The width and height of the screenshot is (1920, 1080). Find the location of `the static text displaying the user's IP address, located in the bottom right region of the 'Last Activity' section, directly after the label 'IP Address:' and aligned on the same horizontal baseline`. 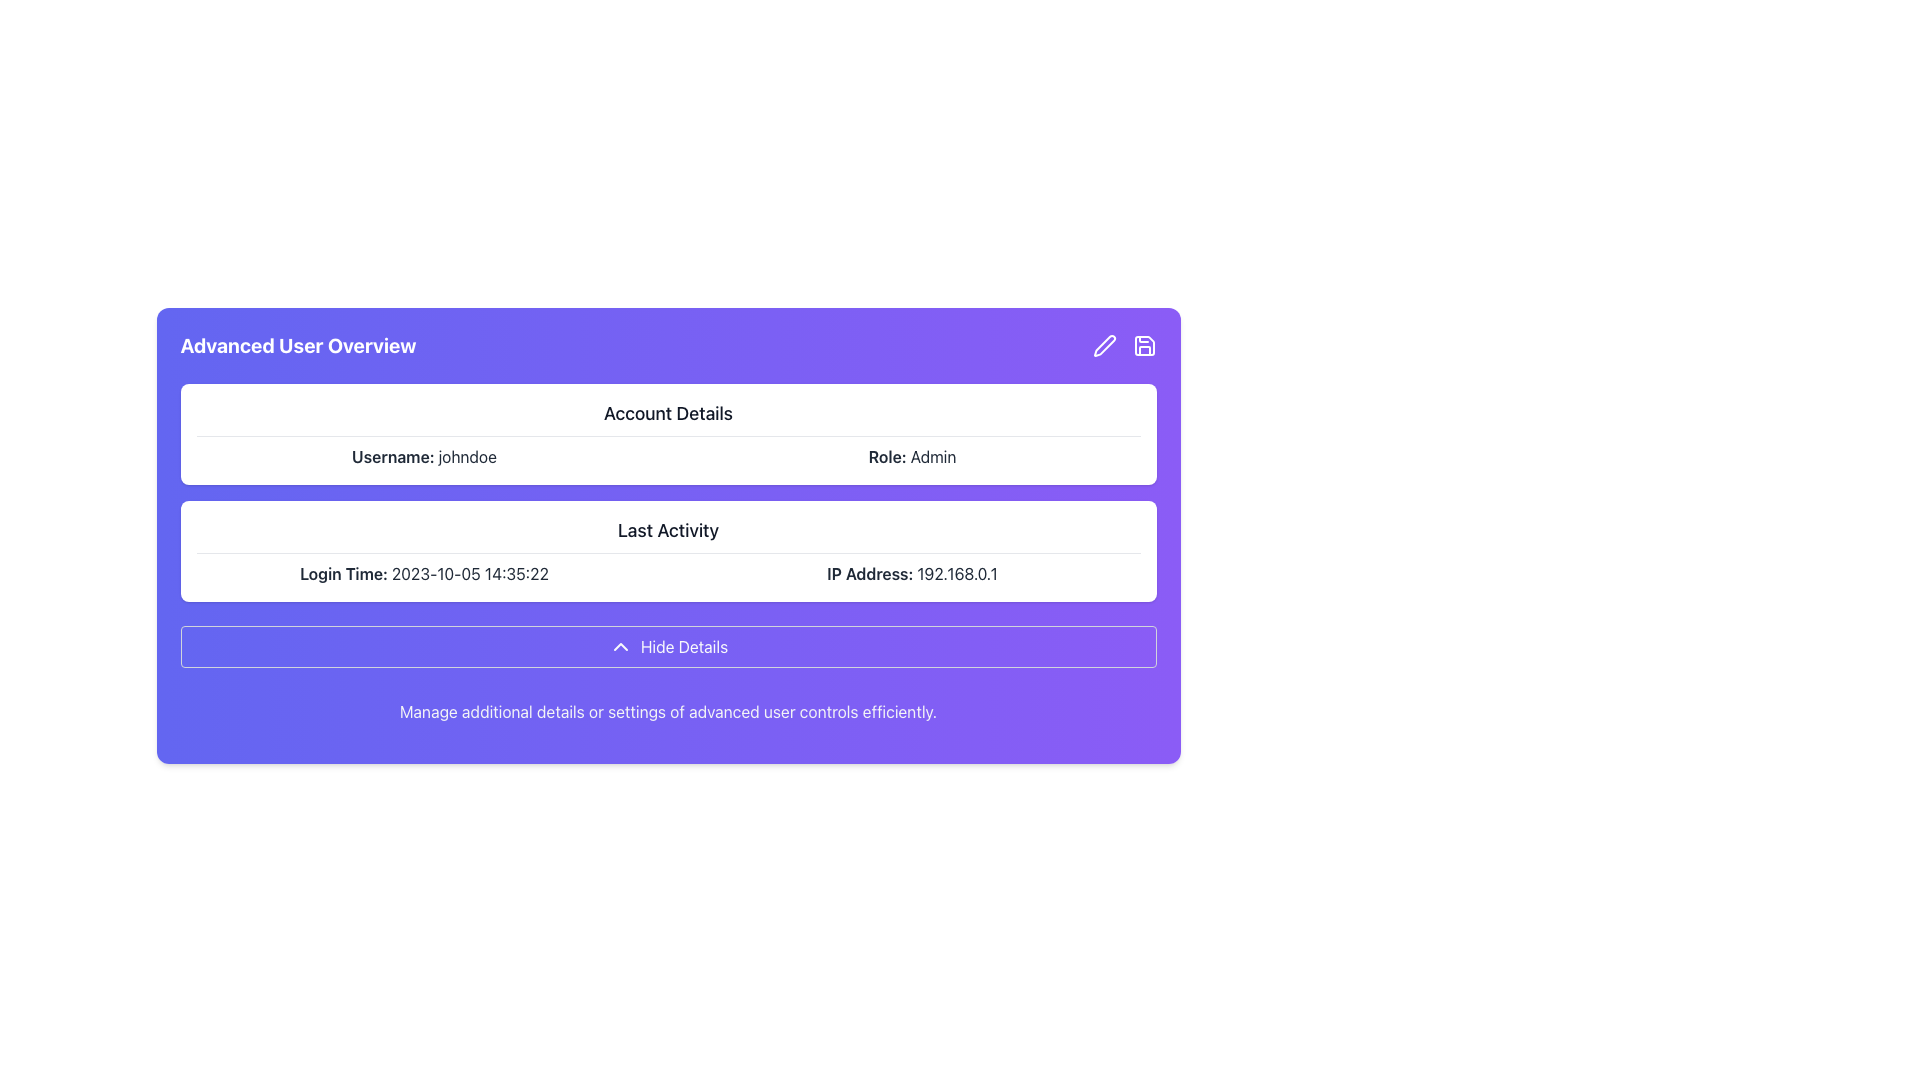

the static text displaying the user's IP address, located in the bottom right region of the 'Last Activity' section, directly after the label 'IP Address:' and aligned on the same horizontal baseline is located at coordinates (956, 574).